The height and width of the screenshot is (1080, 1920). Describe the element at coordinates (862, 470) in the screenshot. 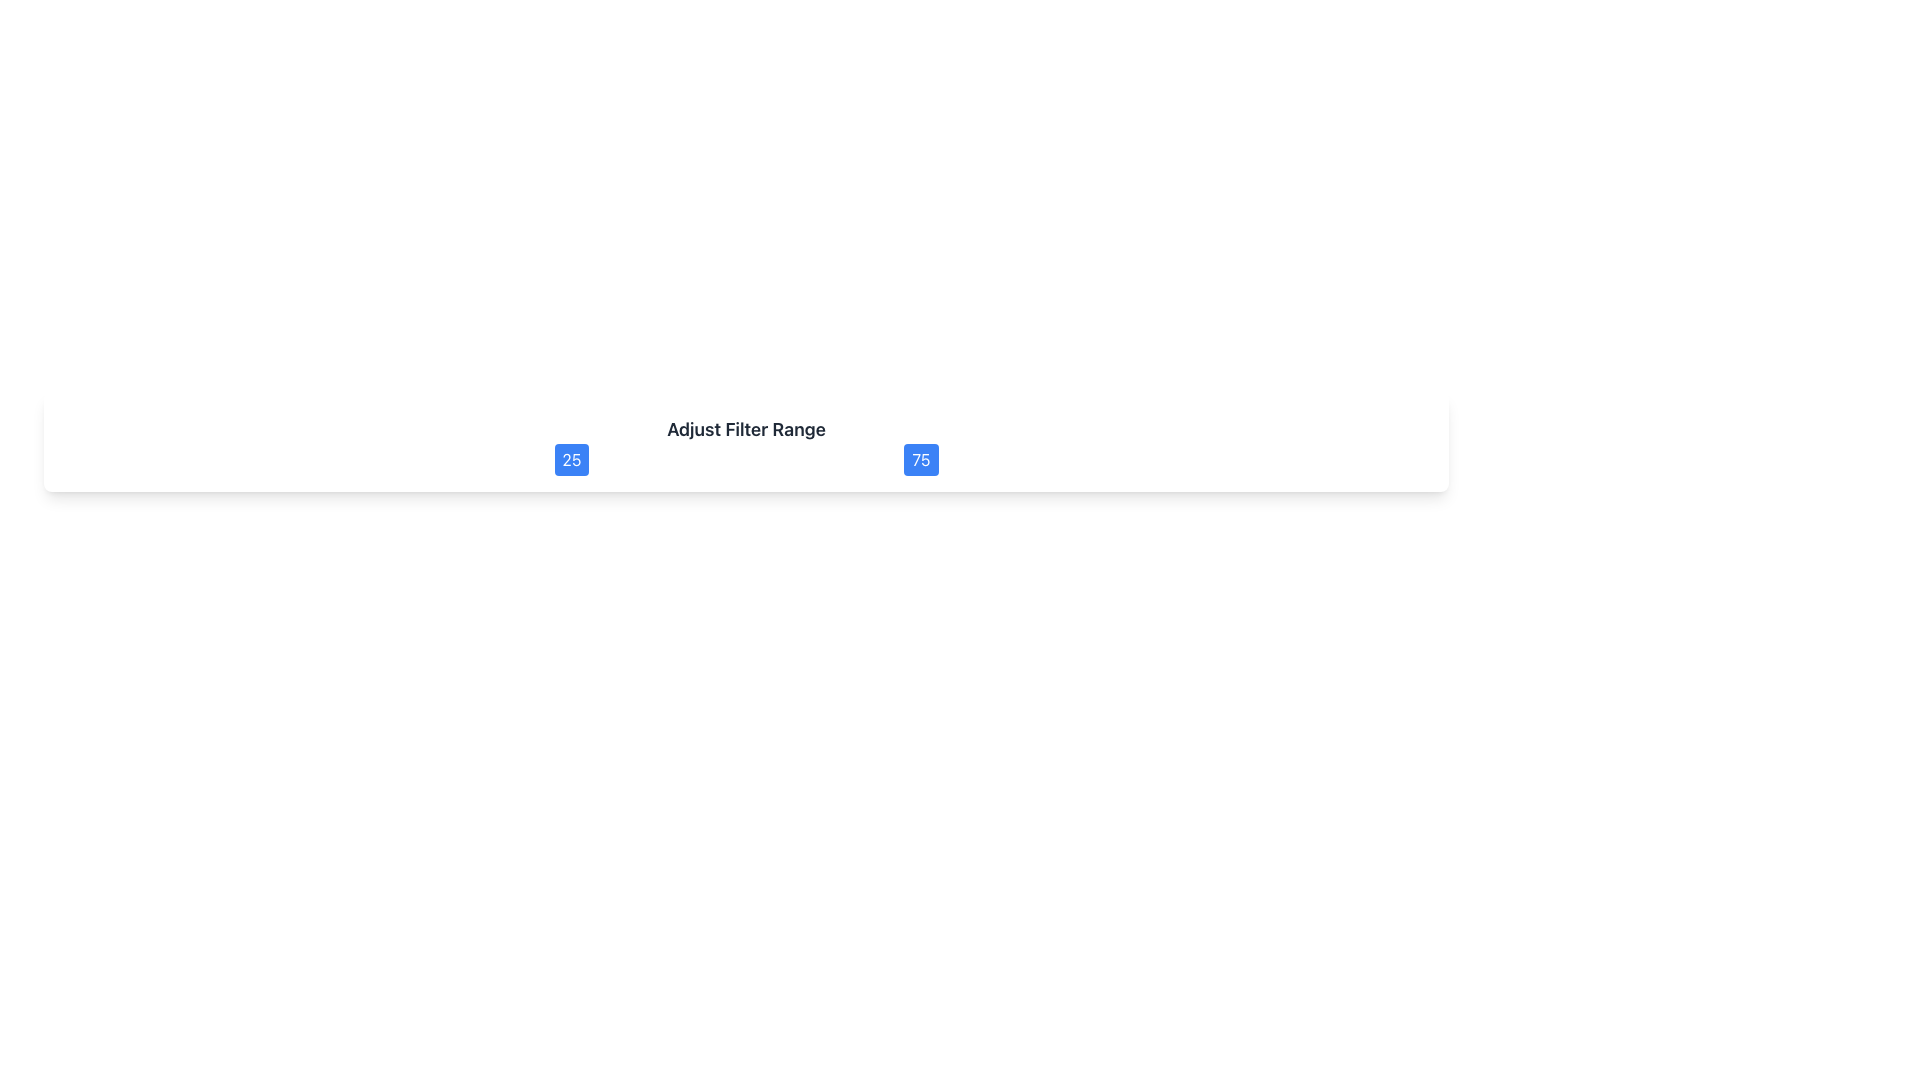

I see `slider value` at that location.